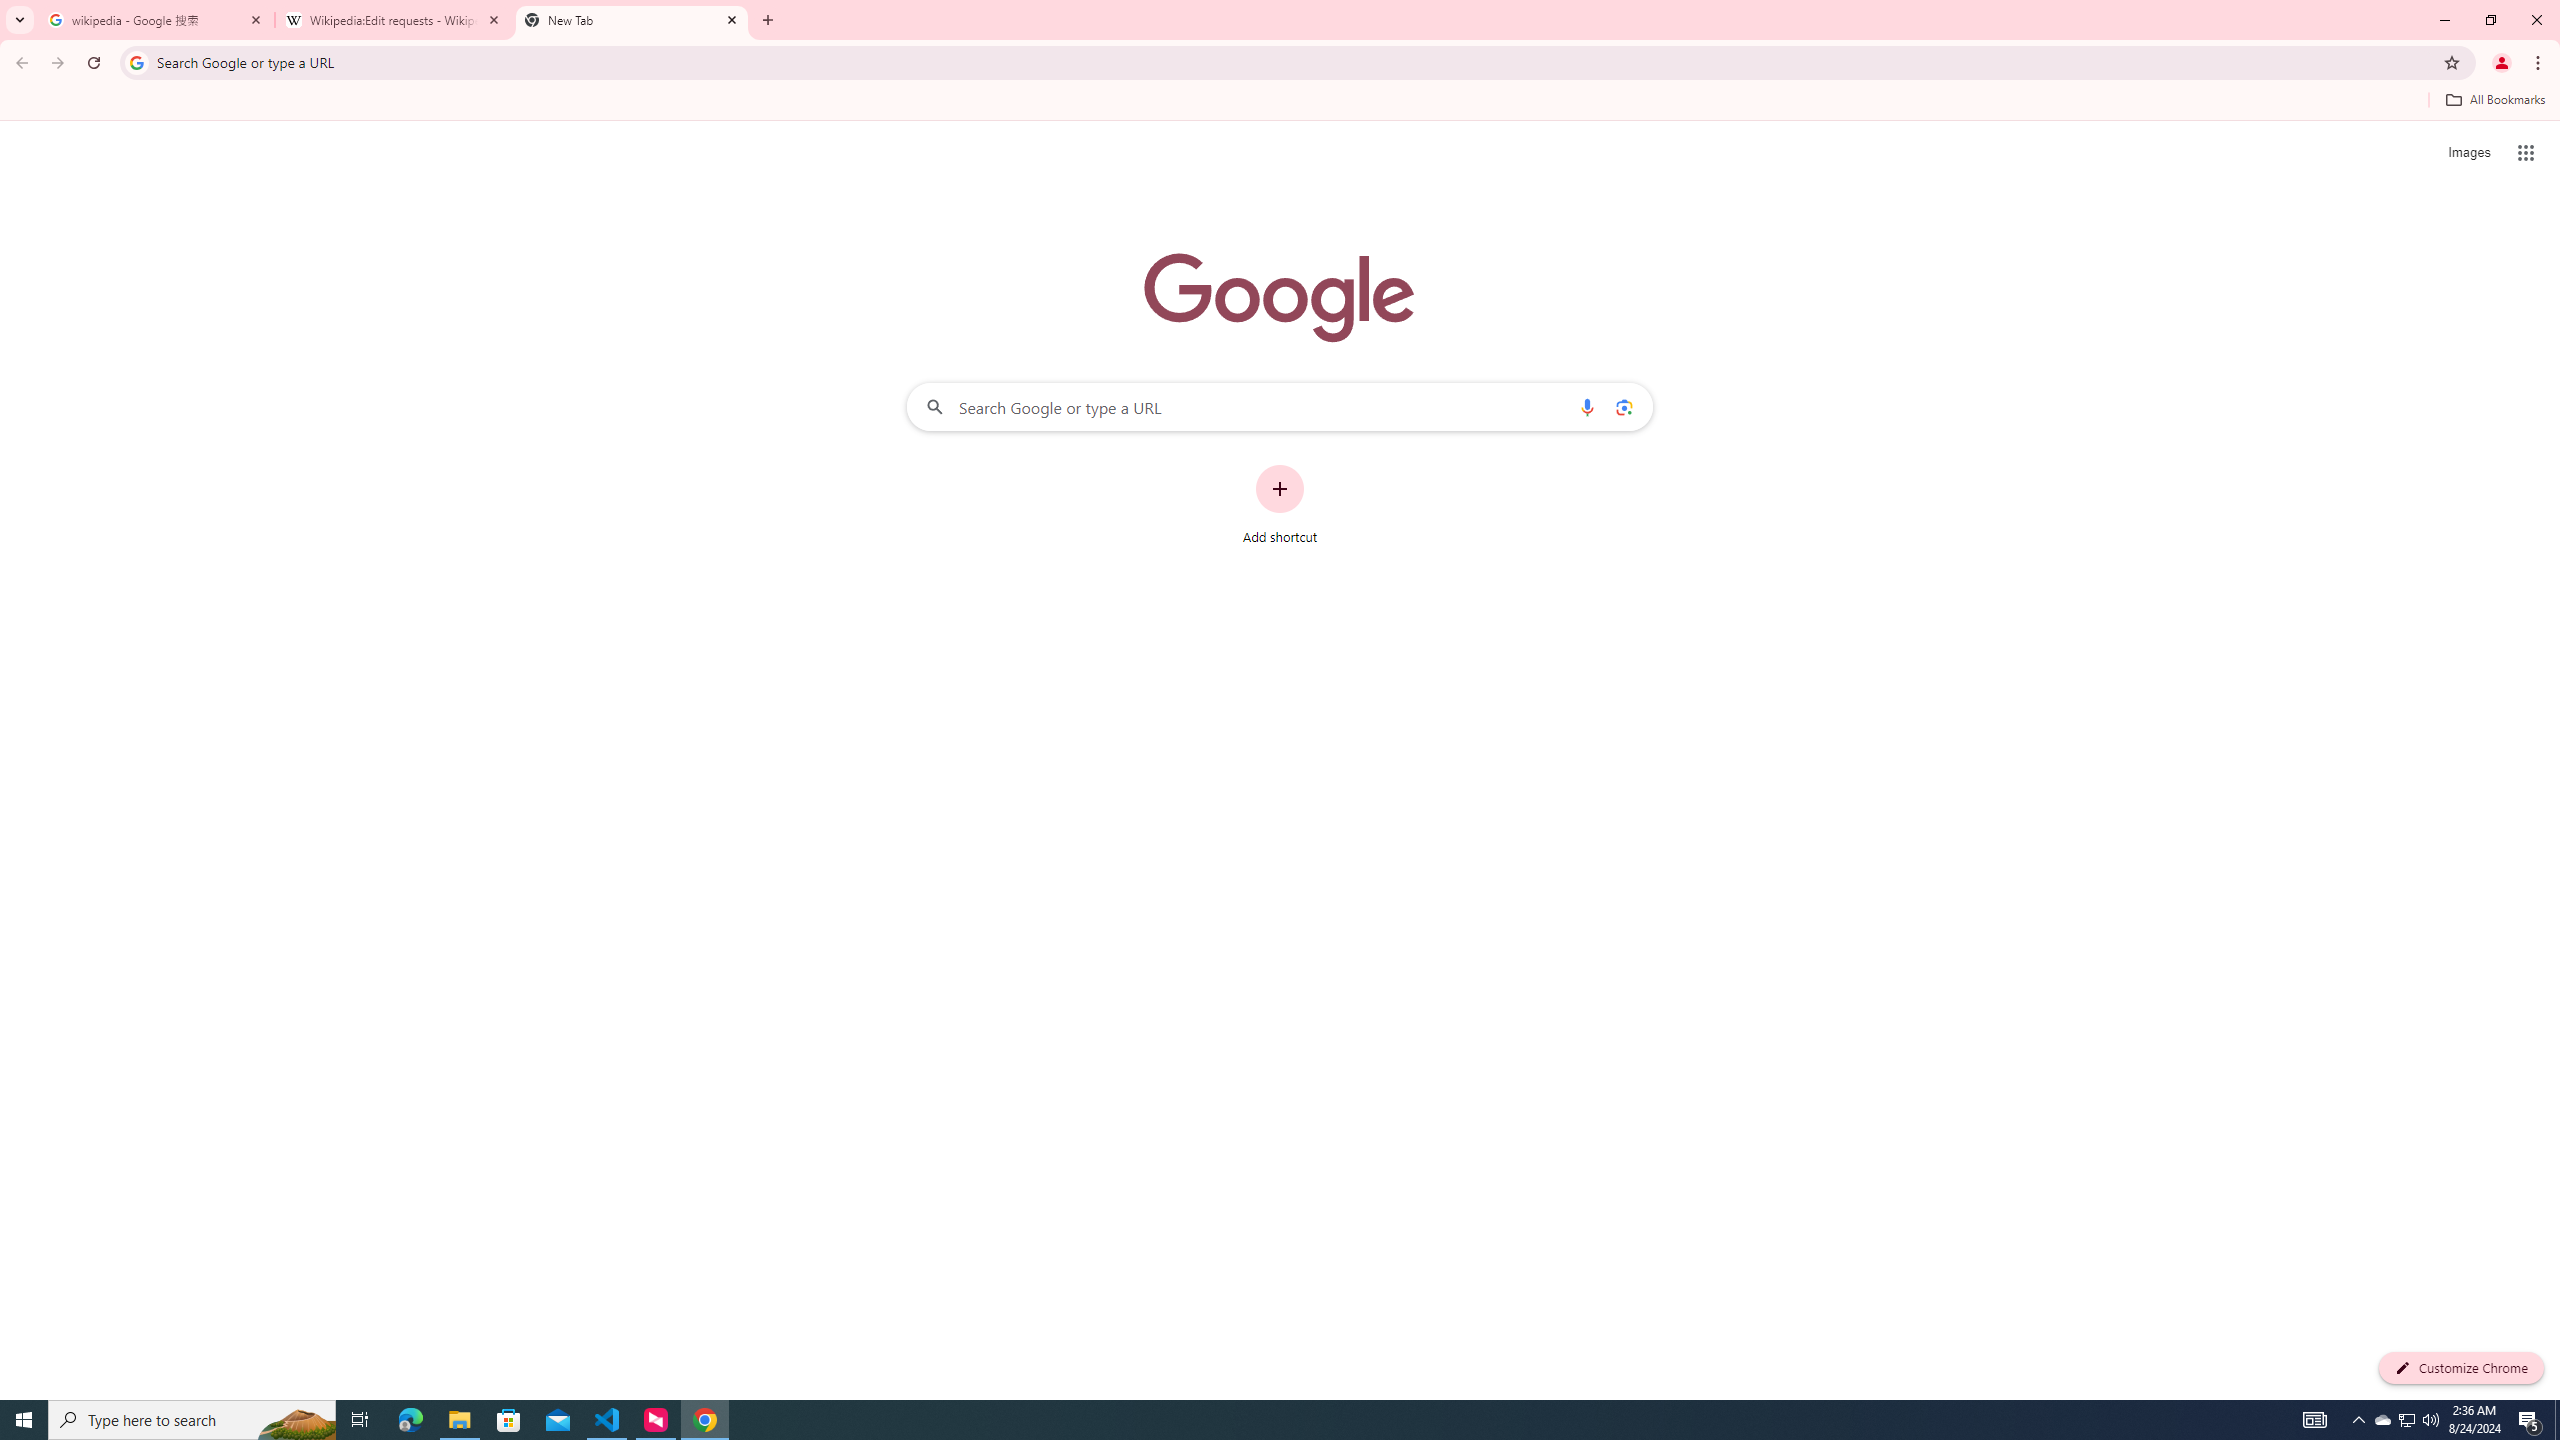 The width and height of the screenshot is (2560, 1440). What do you see at coordinates (2461, 1367) in the screenshot?
I see `'Customize Chrome'` at bounding box center [2461, 1367].